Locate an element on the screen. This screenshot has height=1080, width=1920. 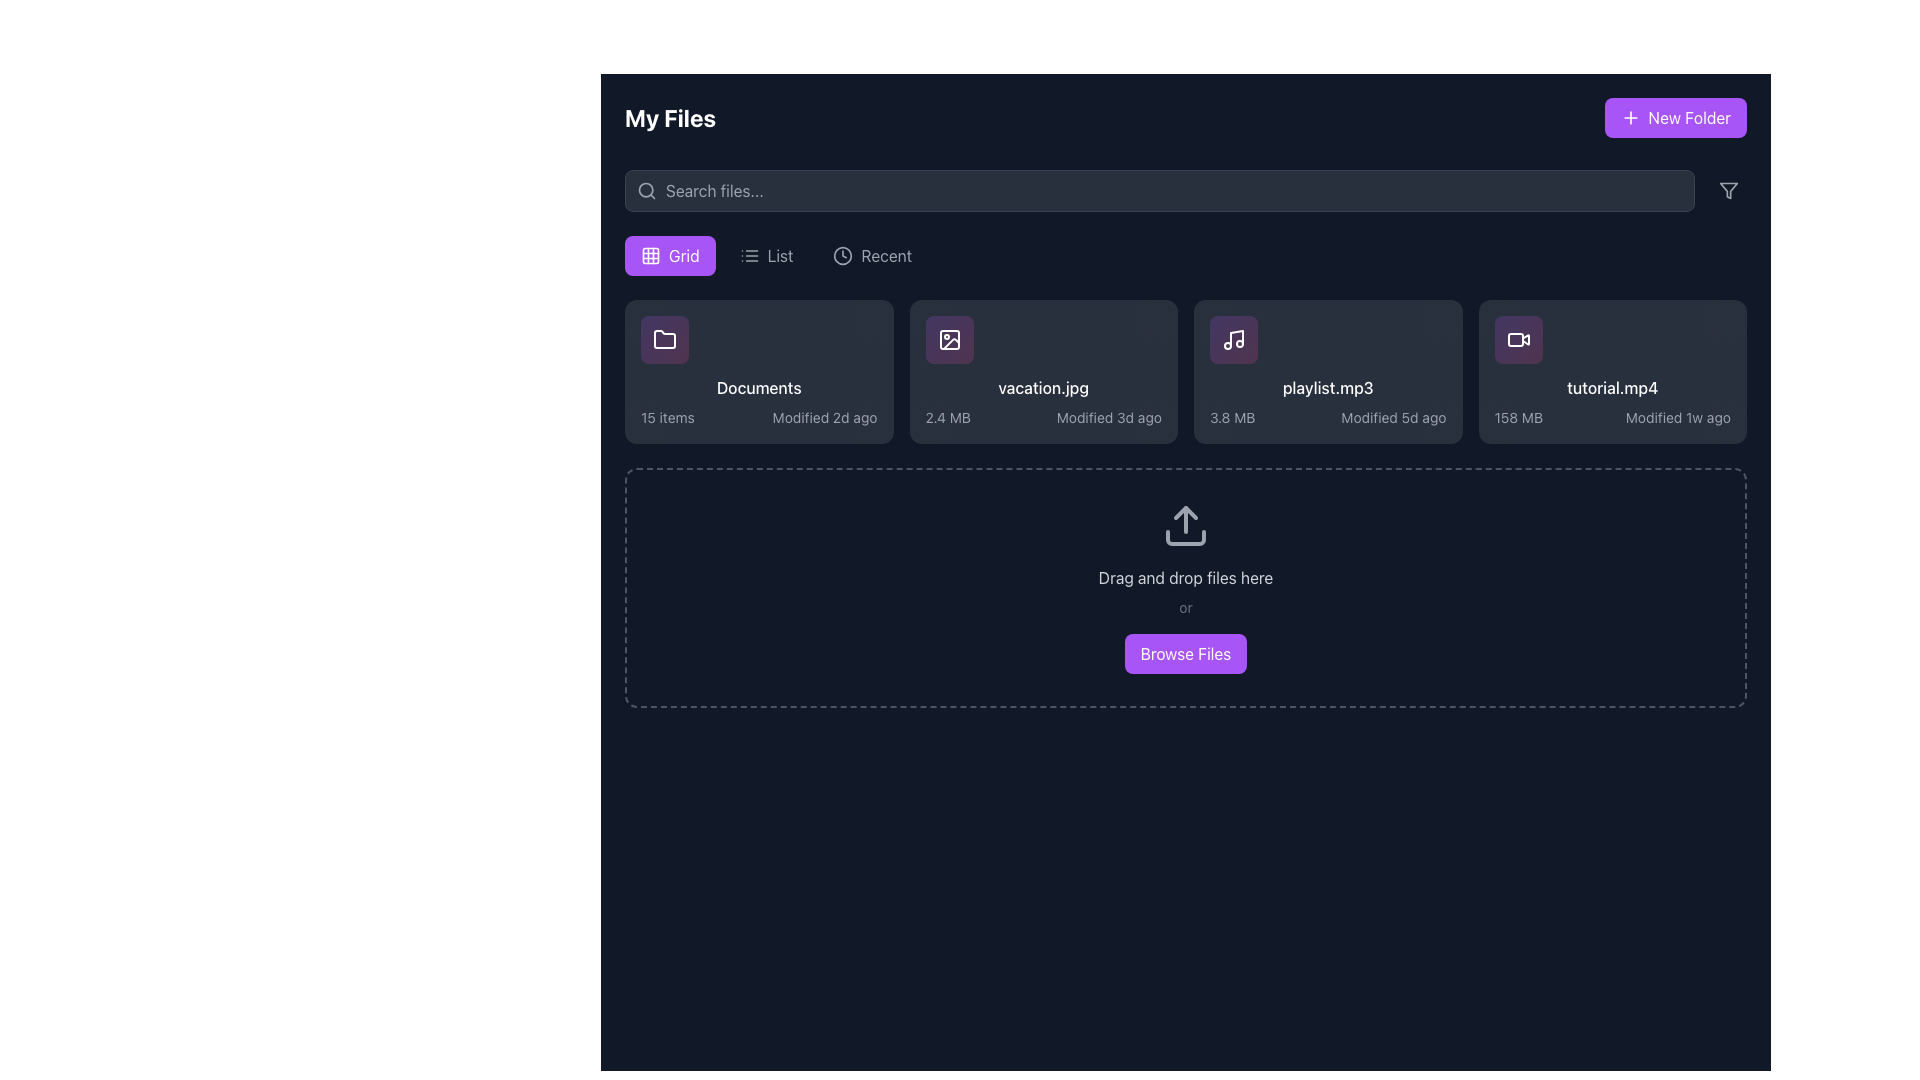
the rounded rectangle icon representing a file upload area within the central part of the upload interface is located at coordinates (1185, 536).